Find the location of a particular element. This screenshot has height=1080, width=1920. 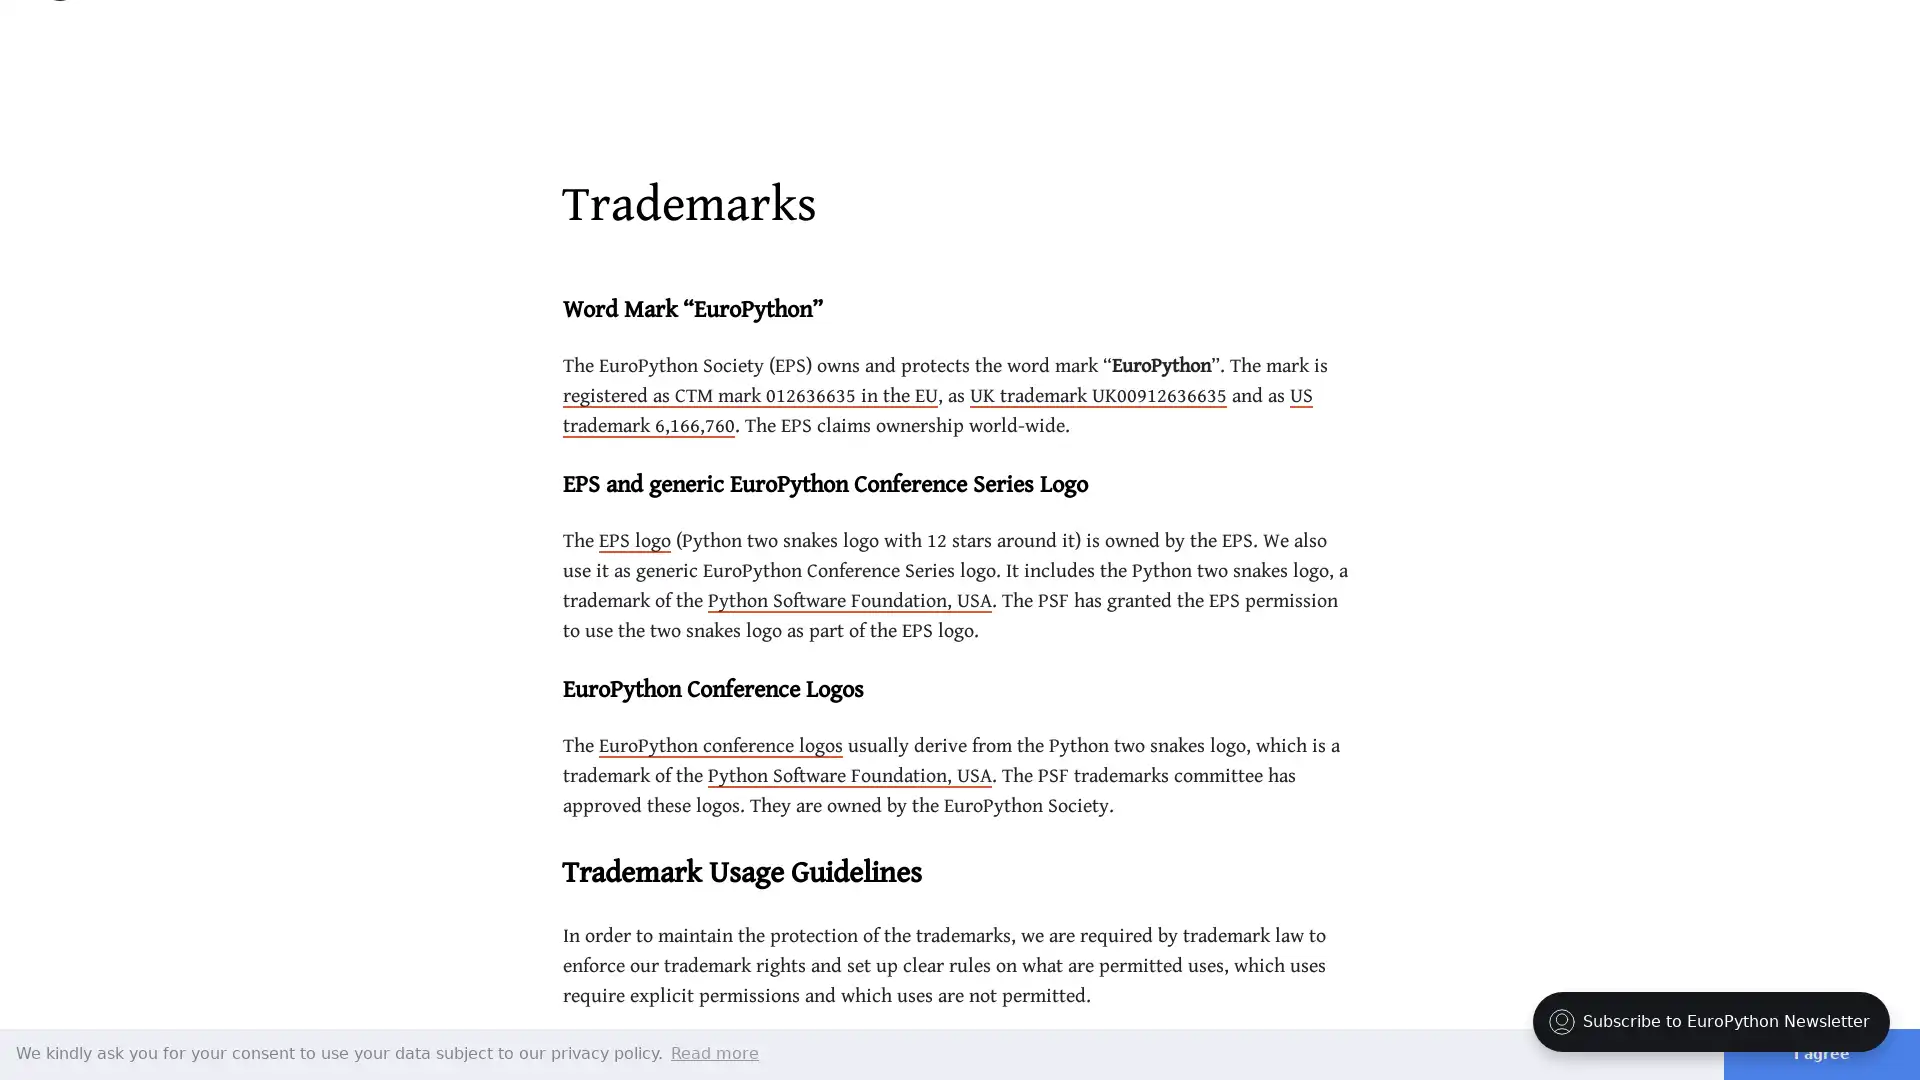

Sign up is located at coordinates (1843, 38).